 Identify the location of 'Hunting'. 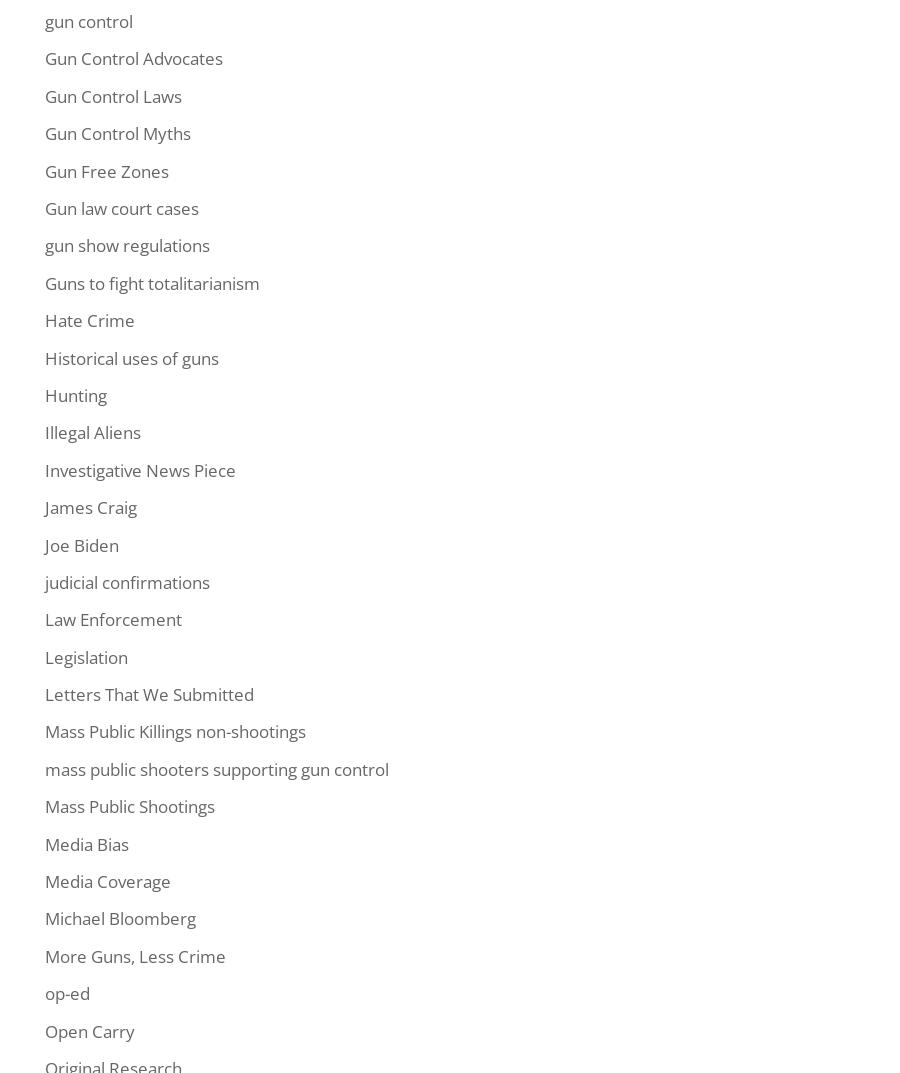
(74, 393).